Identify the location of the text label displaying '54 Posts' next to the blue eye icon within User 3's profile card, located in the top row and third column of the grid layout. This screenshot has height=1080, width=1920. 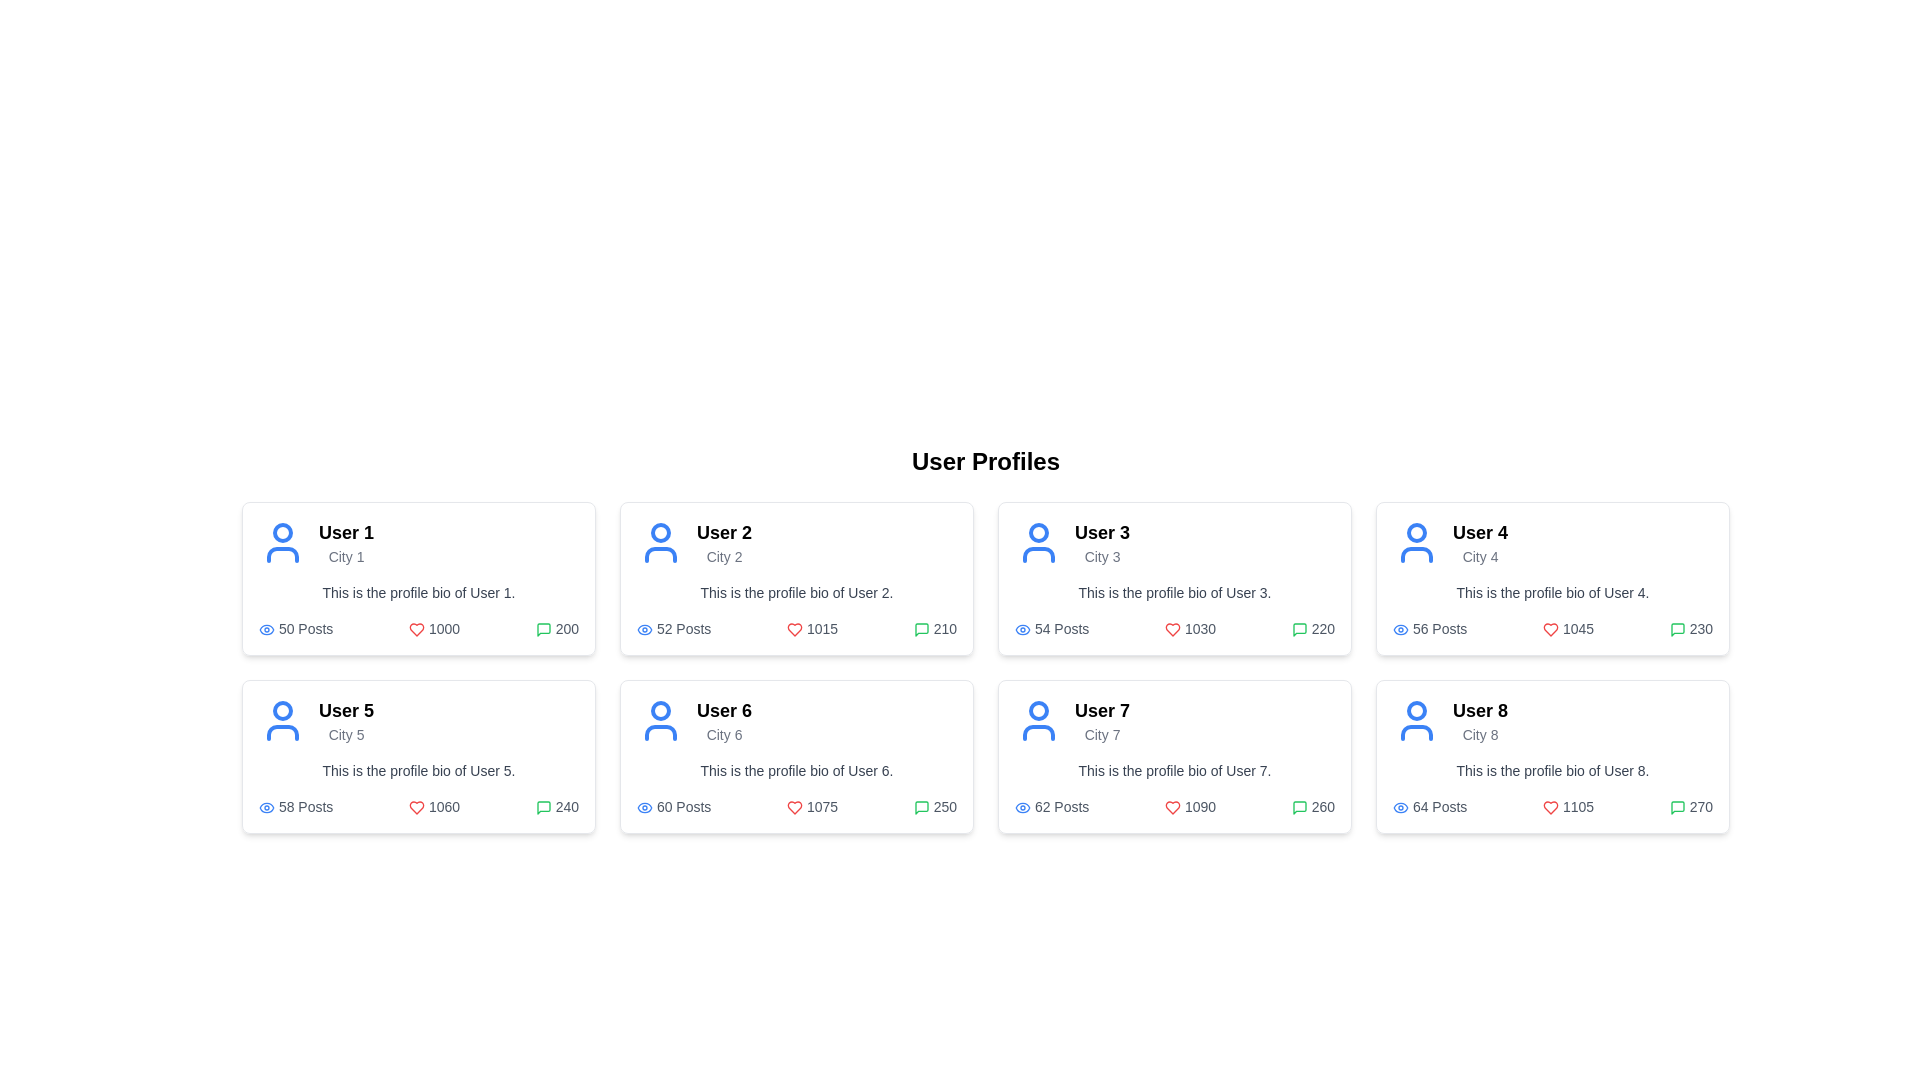
(1051, 627).